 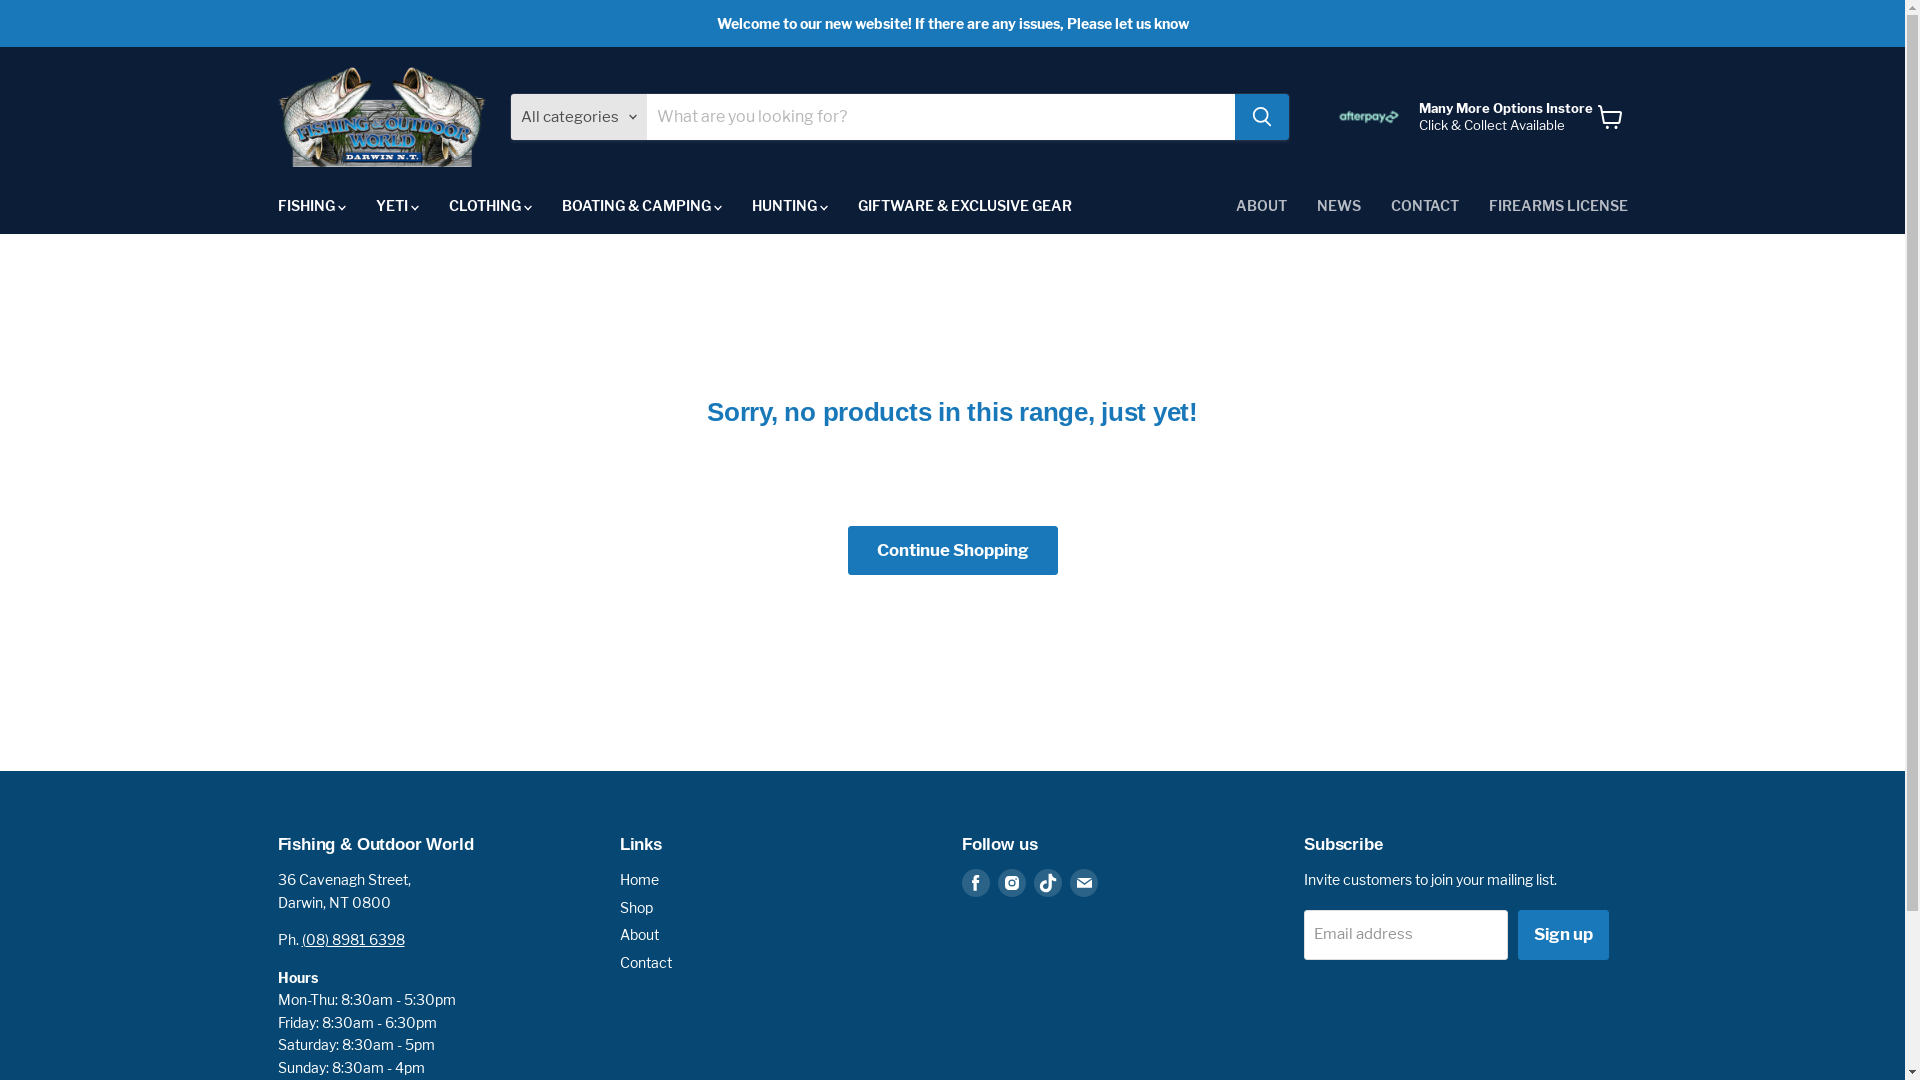 What do you see at coordinates (638, 878) in the screenshot?
I see `'Home'` at bounding box center [638, 878].